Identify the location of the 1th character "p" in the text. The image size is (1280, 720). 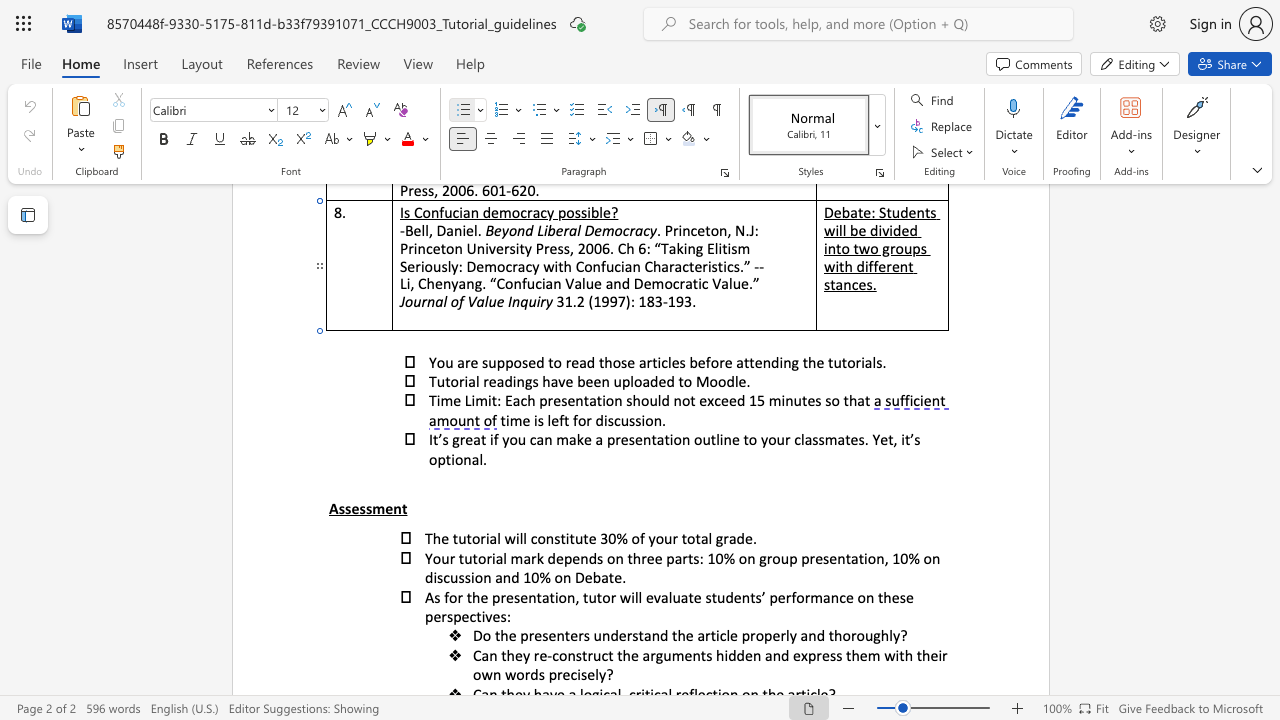
(440, 459).